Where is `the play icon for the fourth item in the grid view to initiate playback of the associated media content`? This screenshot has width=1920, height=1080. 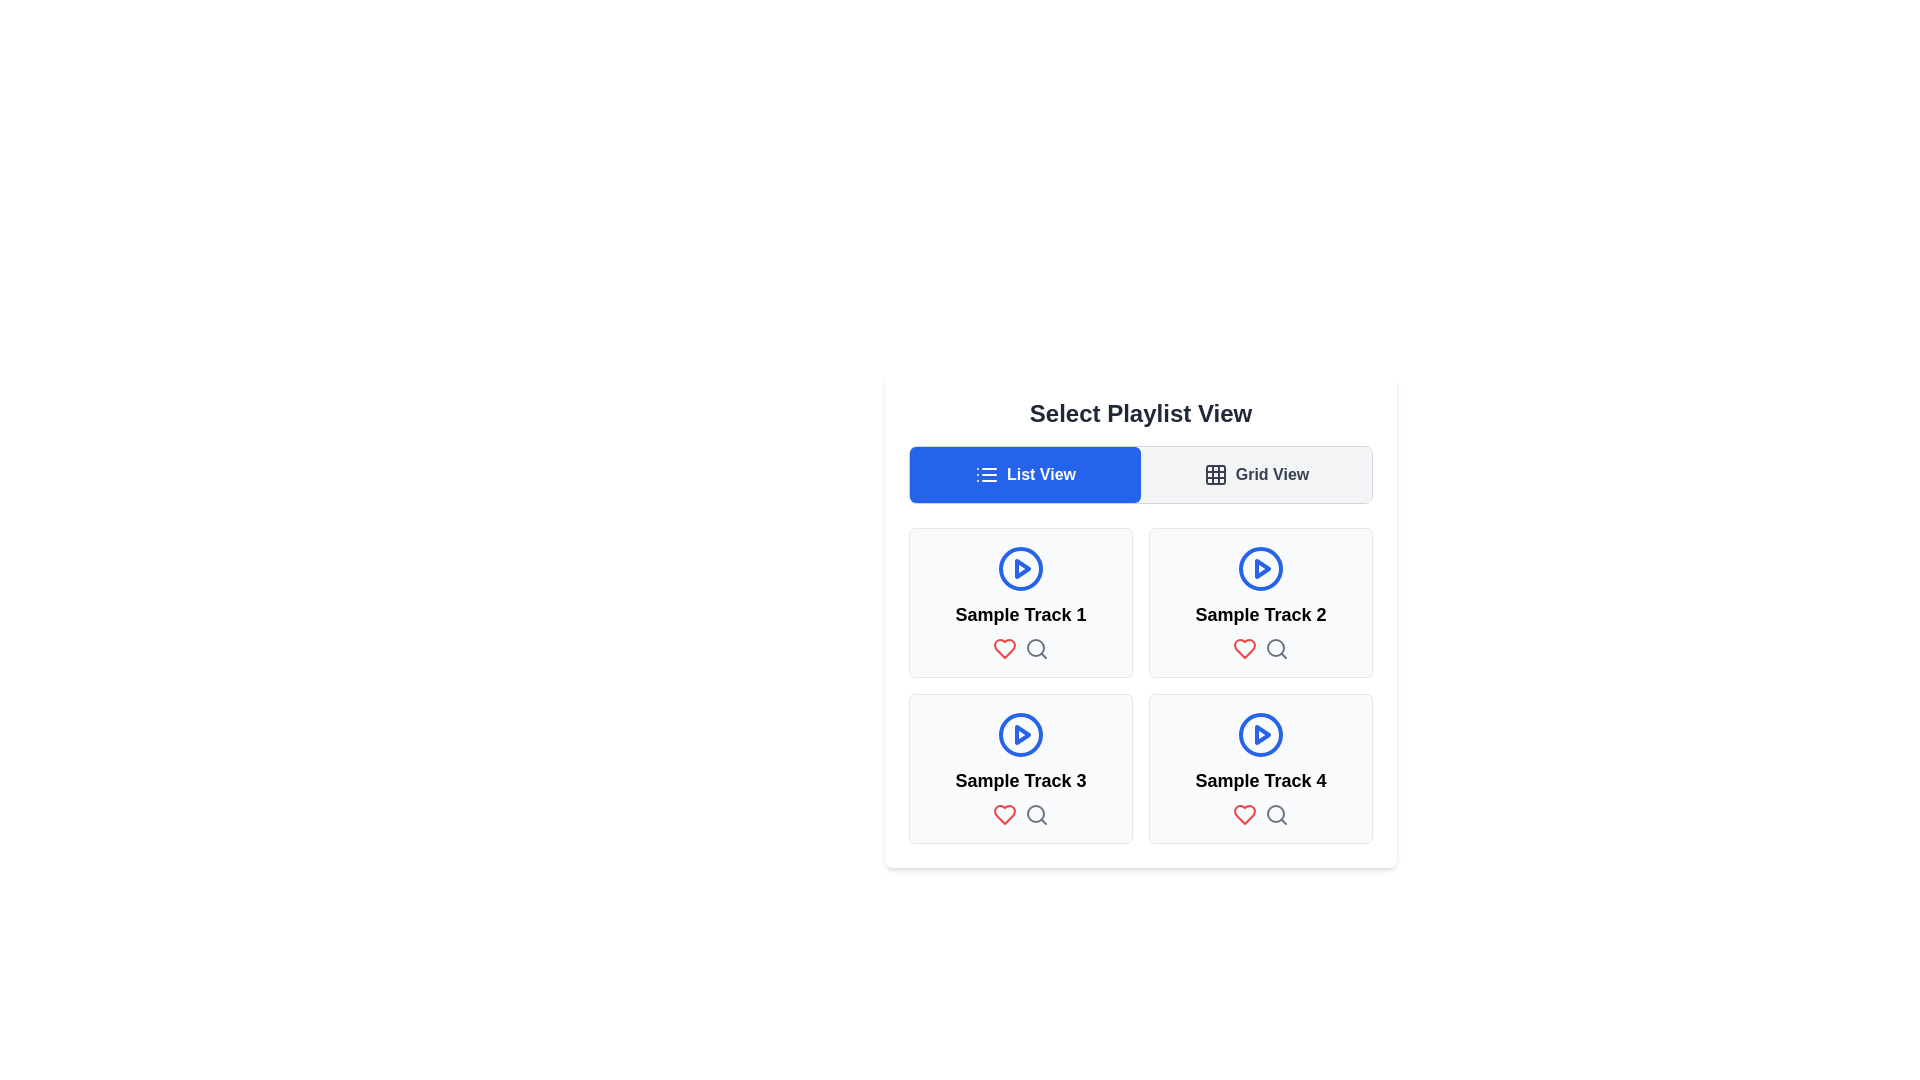
the play icon for the fourth item in the grid view to initiate playback of the associated media content is located at coordinates (1261, 735).